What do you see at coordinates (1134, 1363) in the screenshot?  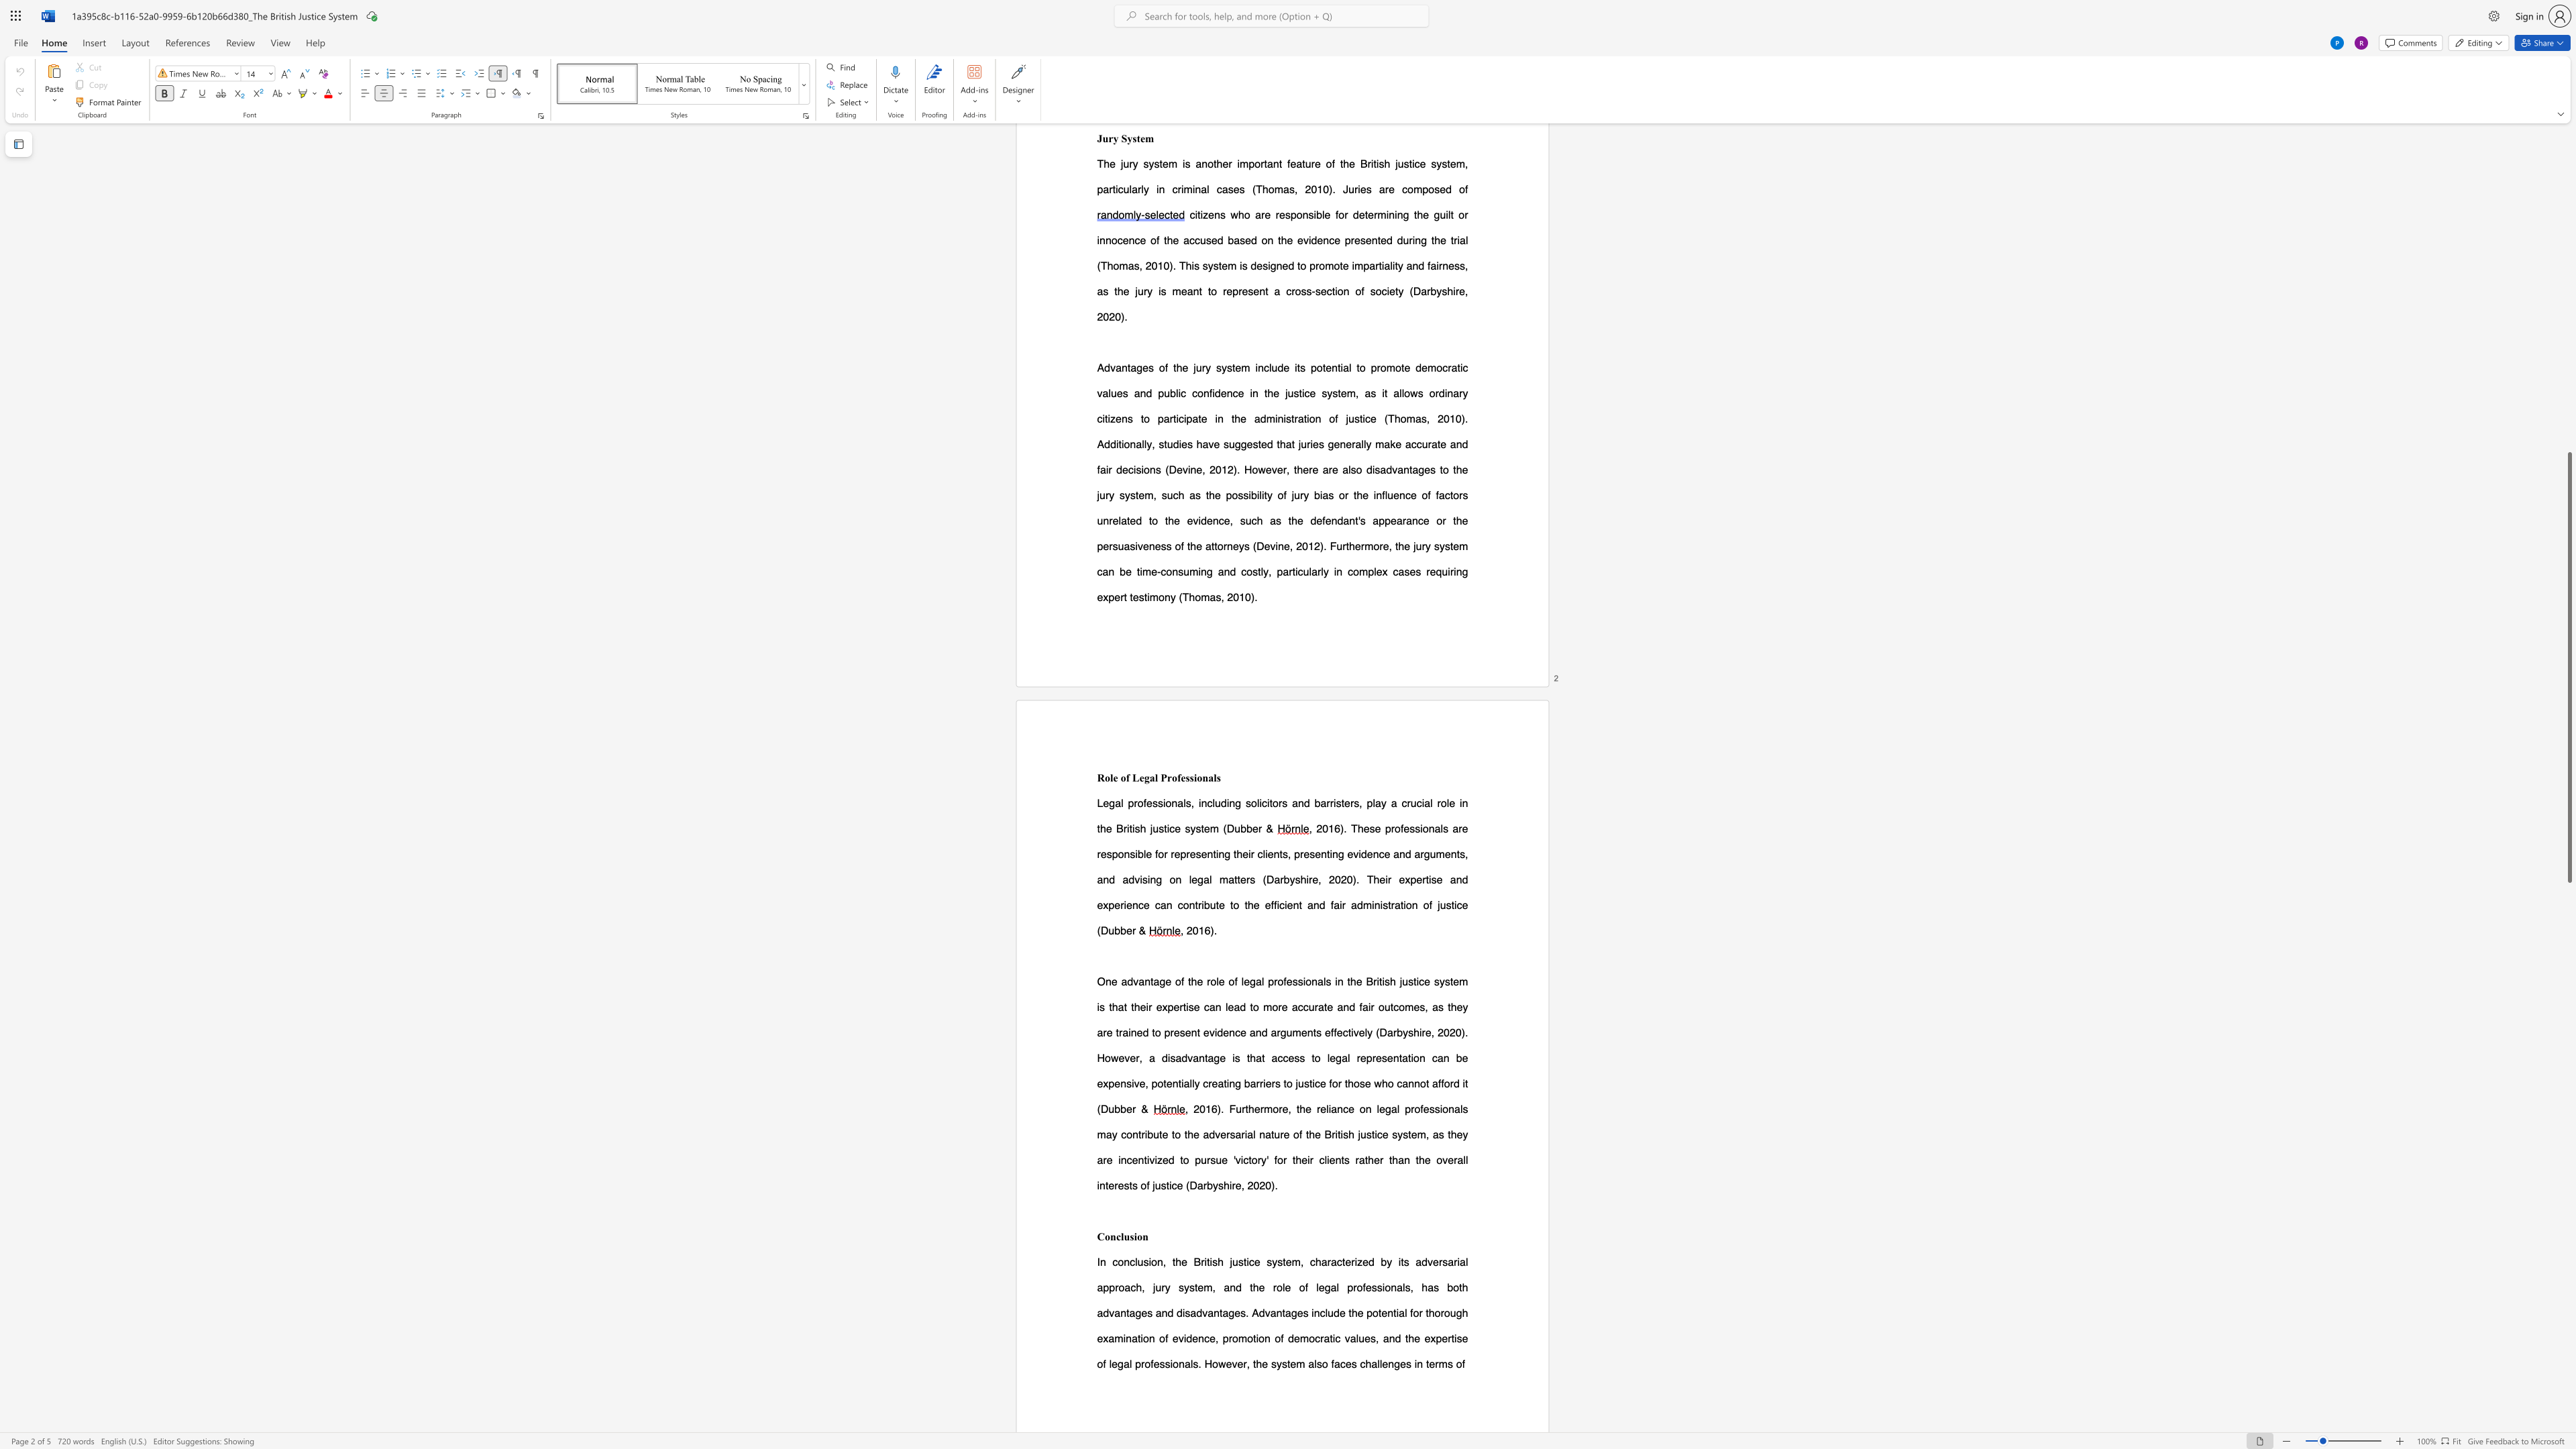 I see `the subset text "professionals. Howeve" within the text "of legal professionals. However, the system also faces challenges in terms of"` at bounding box center [1134, 1363].